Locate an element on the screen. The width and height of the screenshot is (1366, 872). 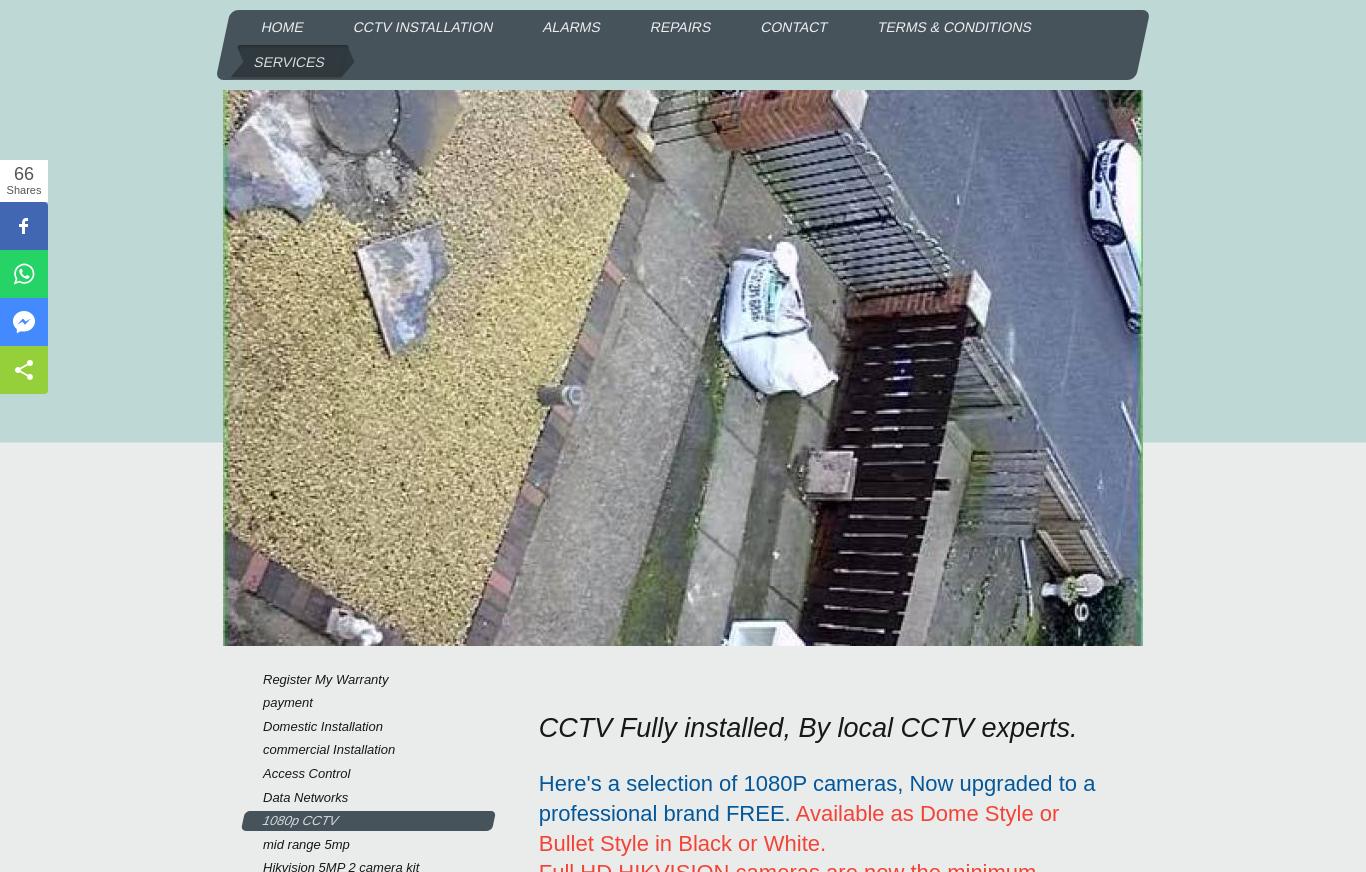
'.' is located at coordinates (822, 842).